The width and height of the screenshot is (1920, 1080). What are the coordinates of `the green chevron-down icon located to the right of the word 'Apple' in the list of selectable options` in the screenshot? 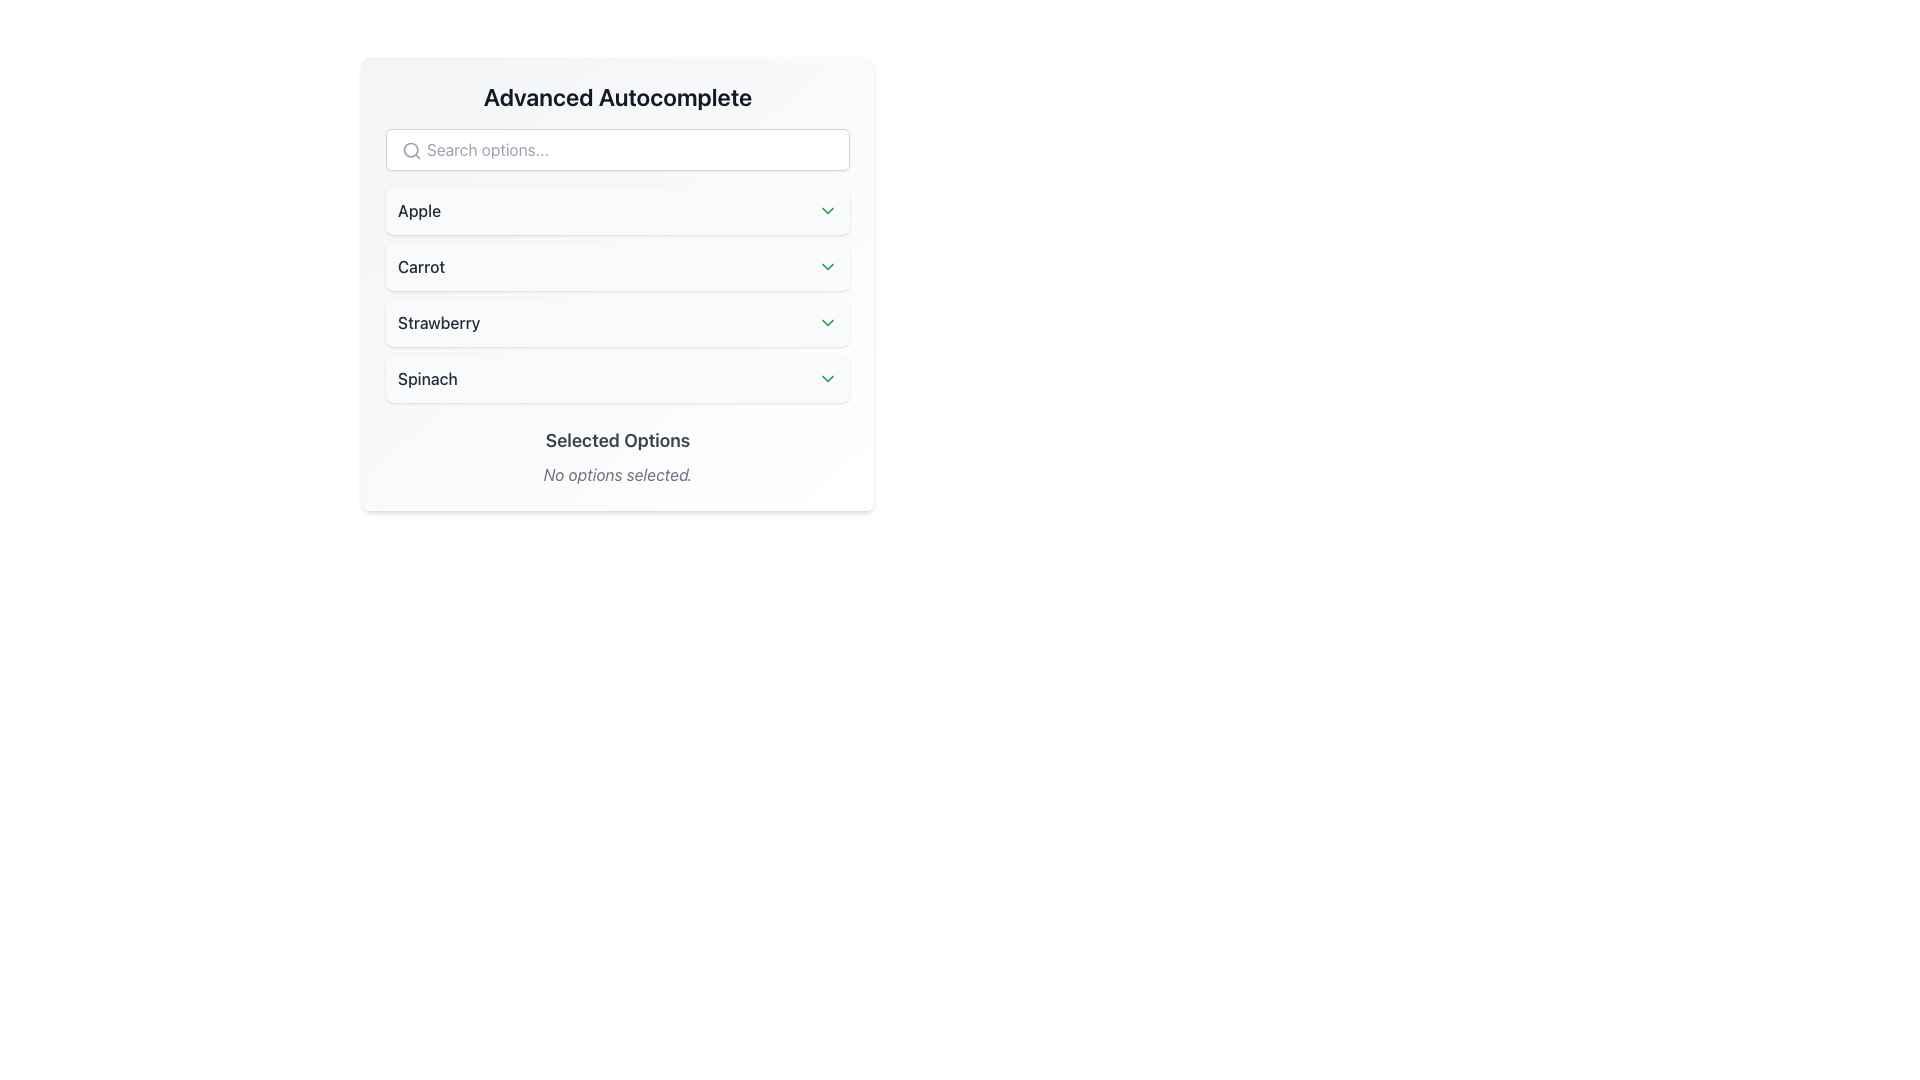 It's located at (828, 211).